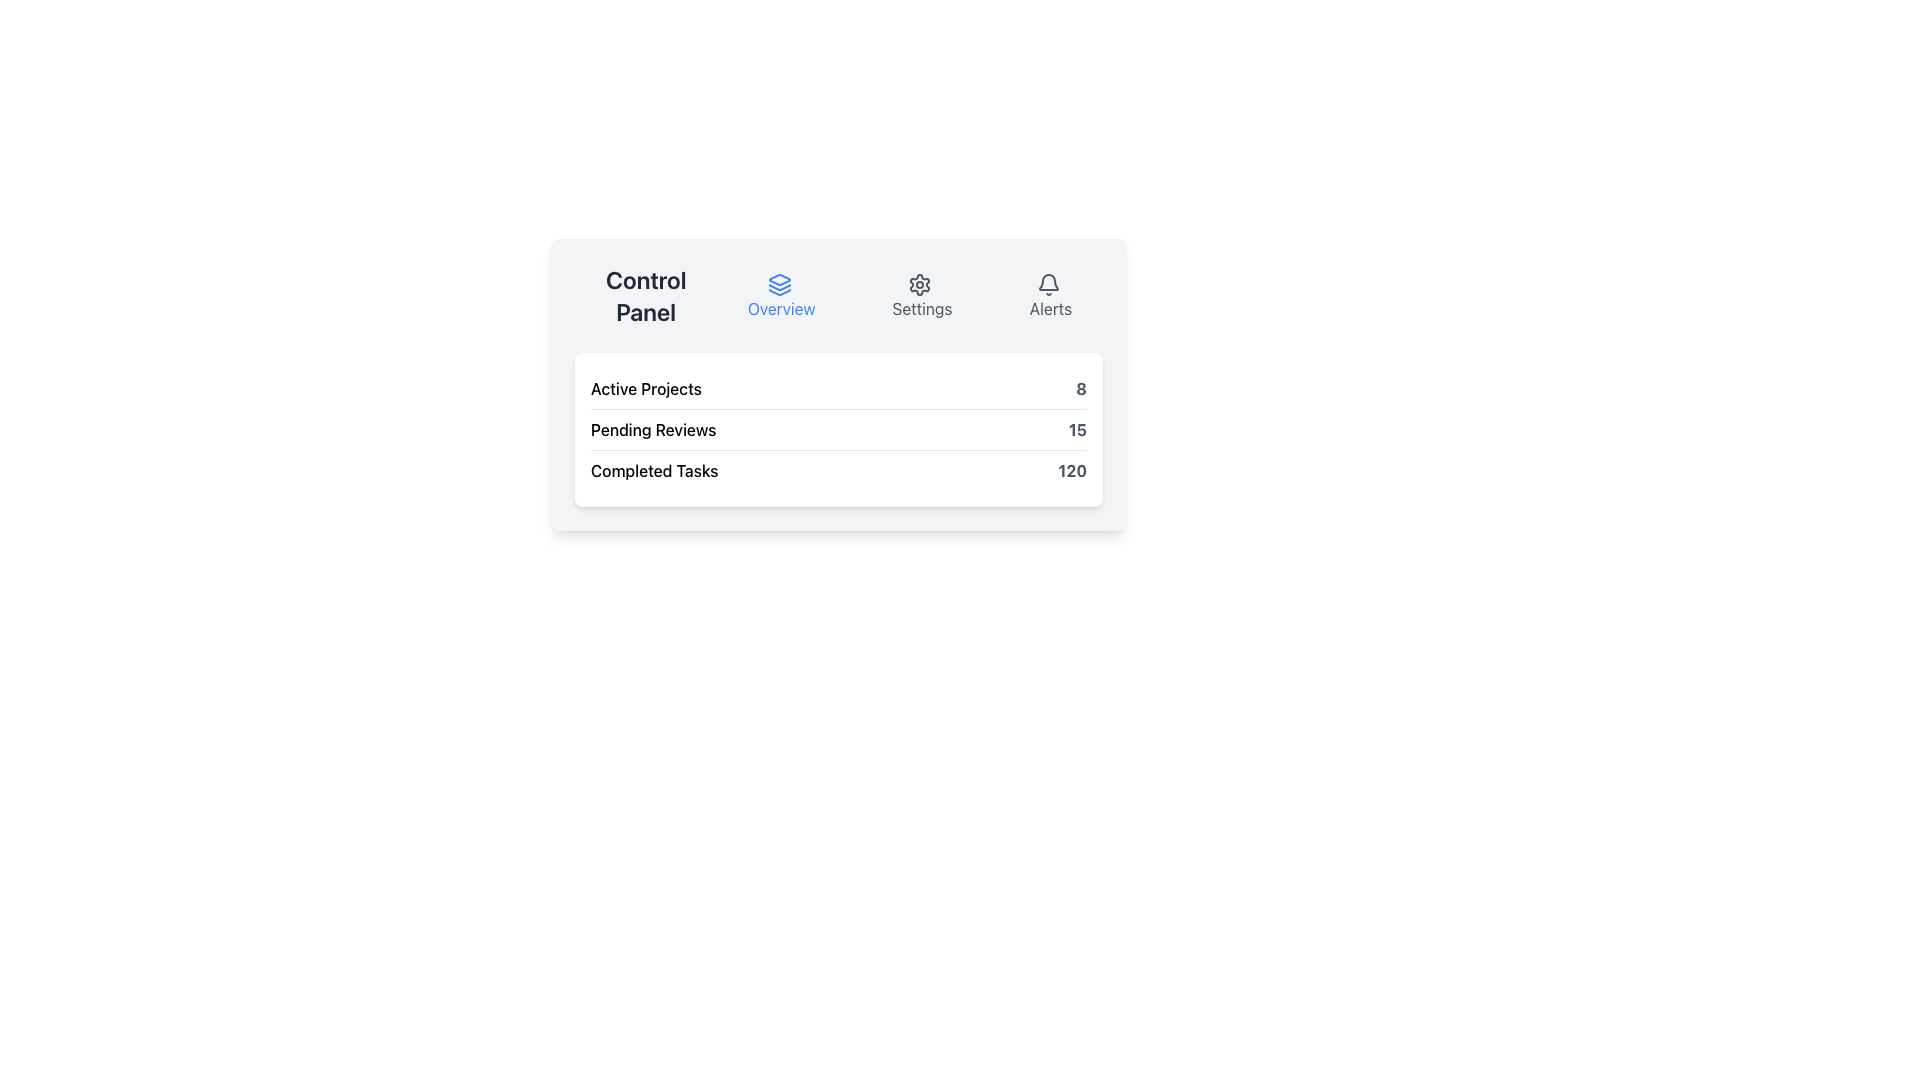 This screenshot has height=1080, width=1920. Describe the element at coordinates (920, 294) in the screenshot. I see `the second button in the horizontal navigation bar located between 'Overview' and 'Alerts'` at that location.